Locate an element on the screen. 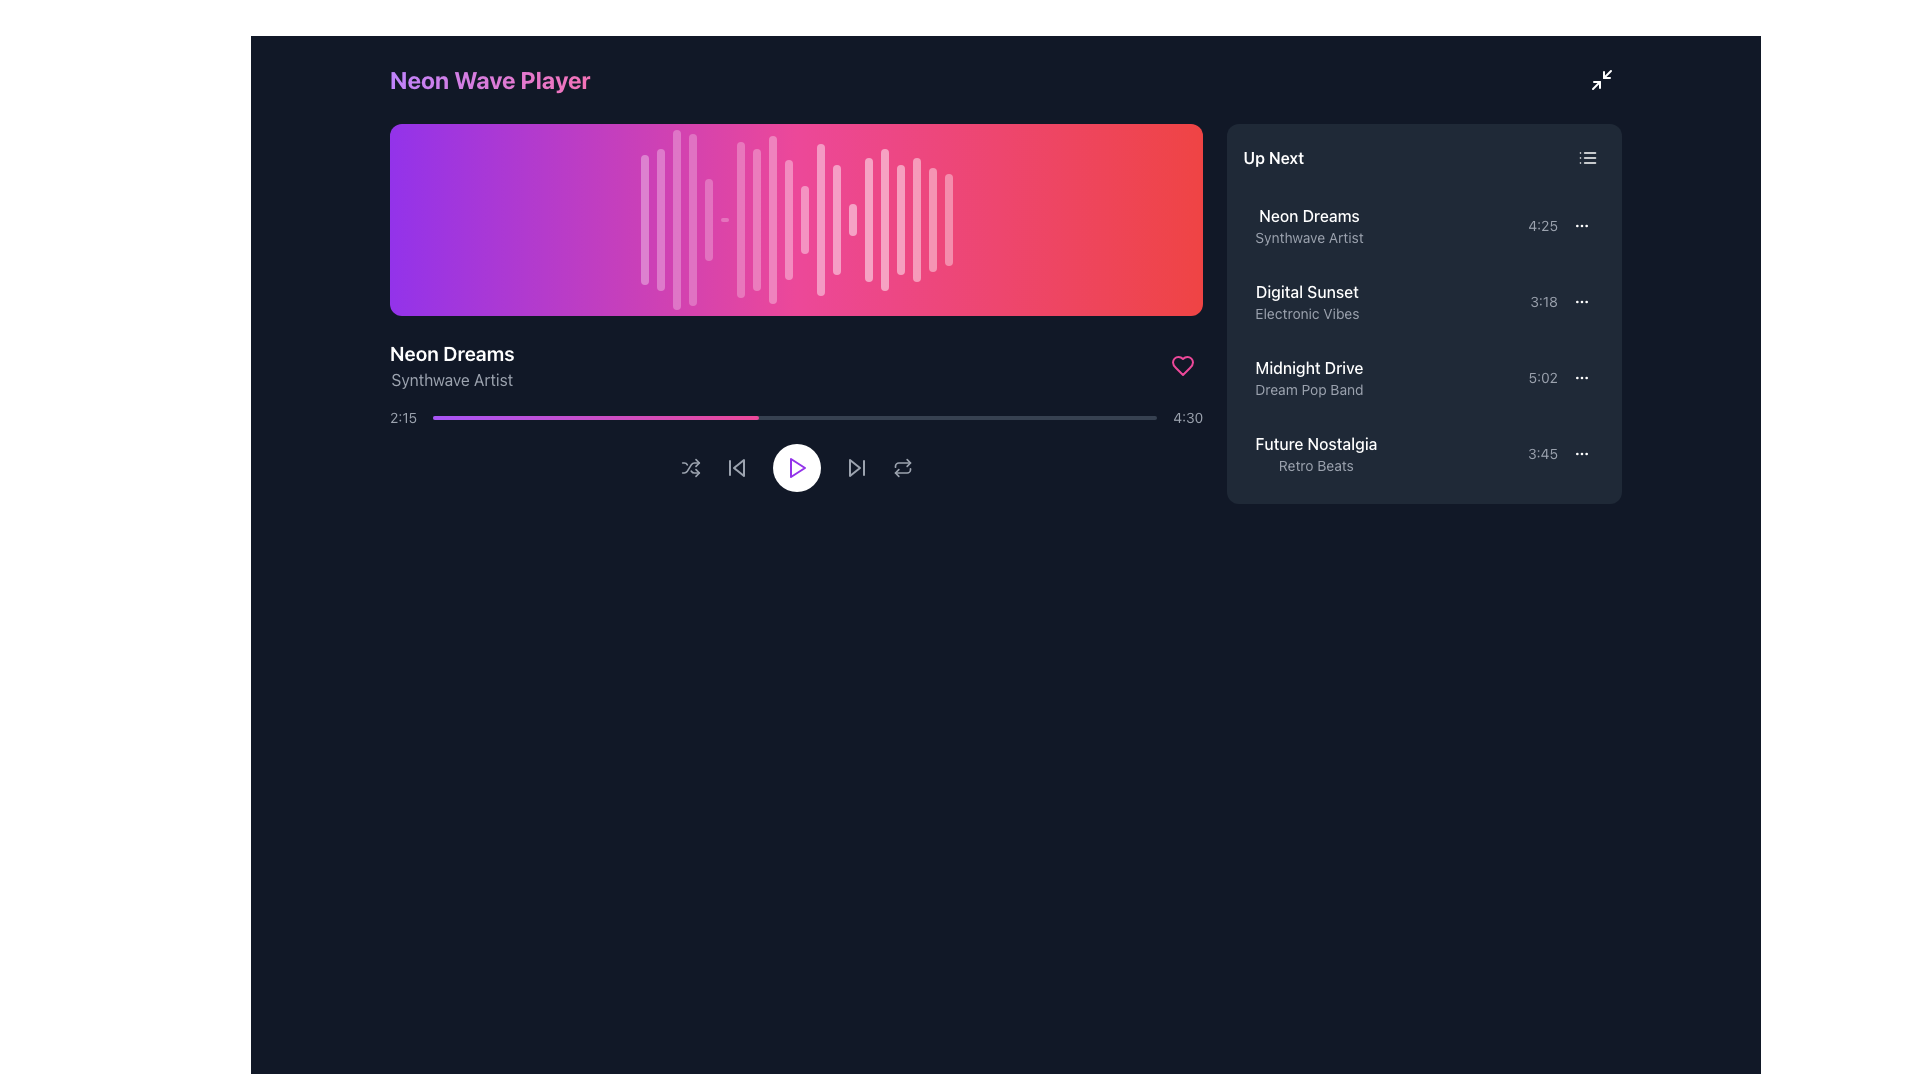 The height and width of the screenshot is (1080, 1920). the playback control Icon button located to the left of the central play button is located at coordinates (737, 467).